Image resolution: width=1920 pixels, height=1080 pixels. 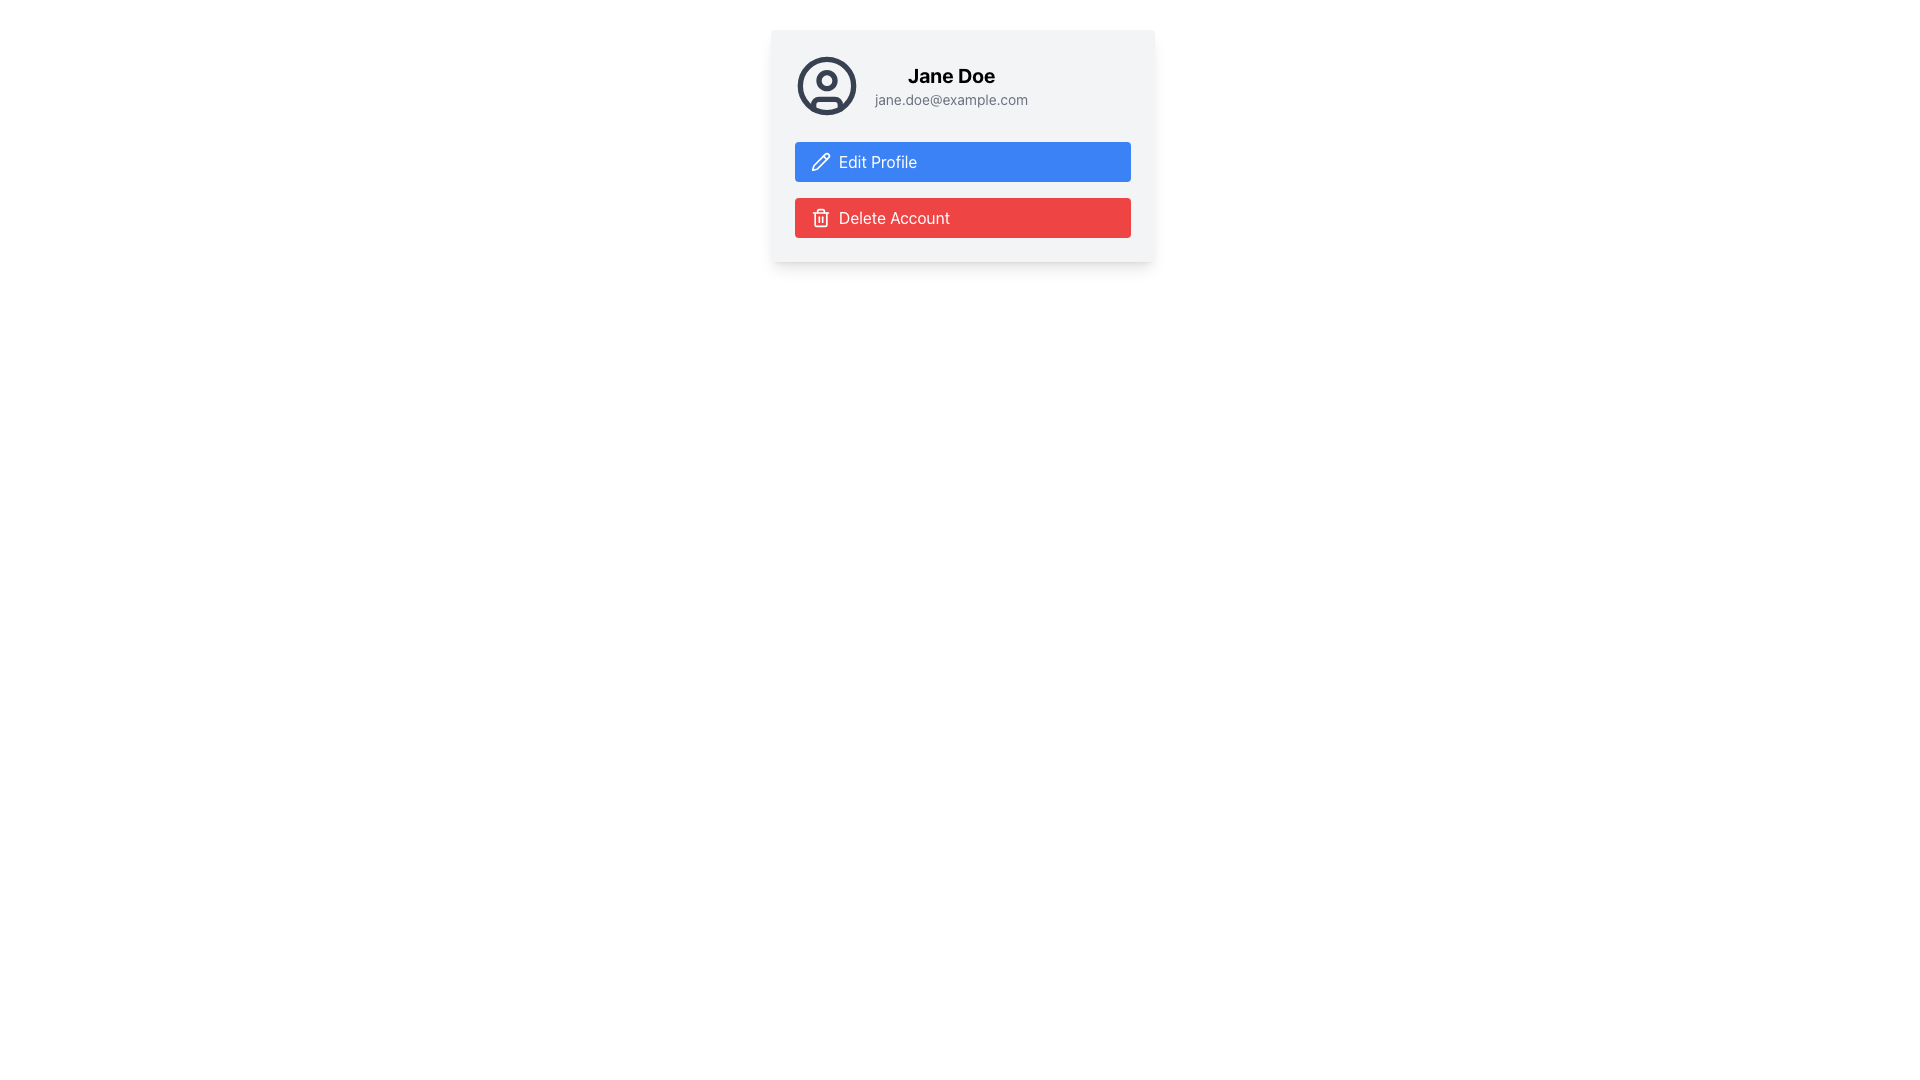 What do you see at coordinates (950, 100) in the screenshot?
I see `the email address text element displaying 'jane.doe@example.com', which is located directly below the bold name 'Jane Doe' in the profile information component` at bounding box center [950, 100].